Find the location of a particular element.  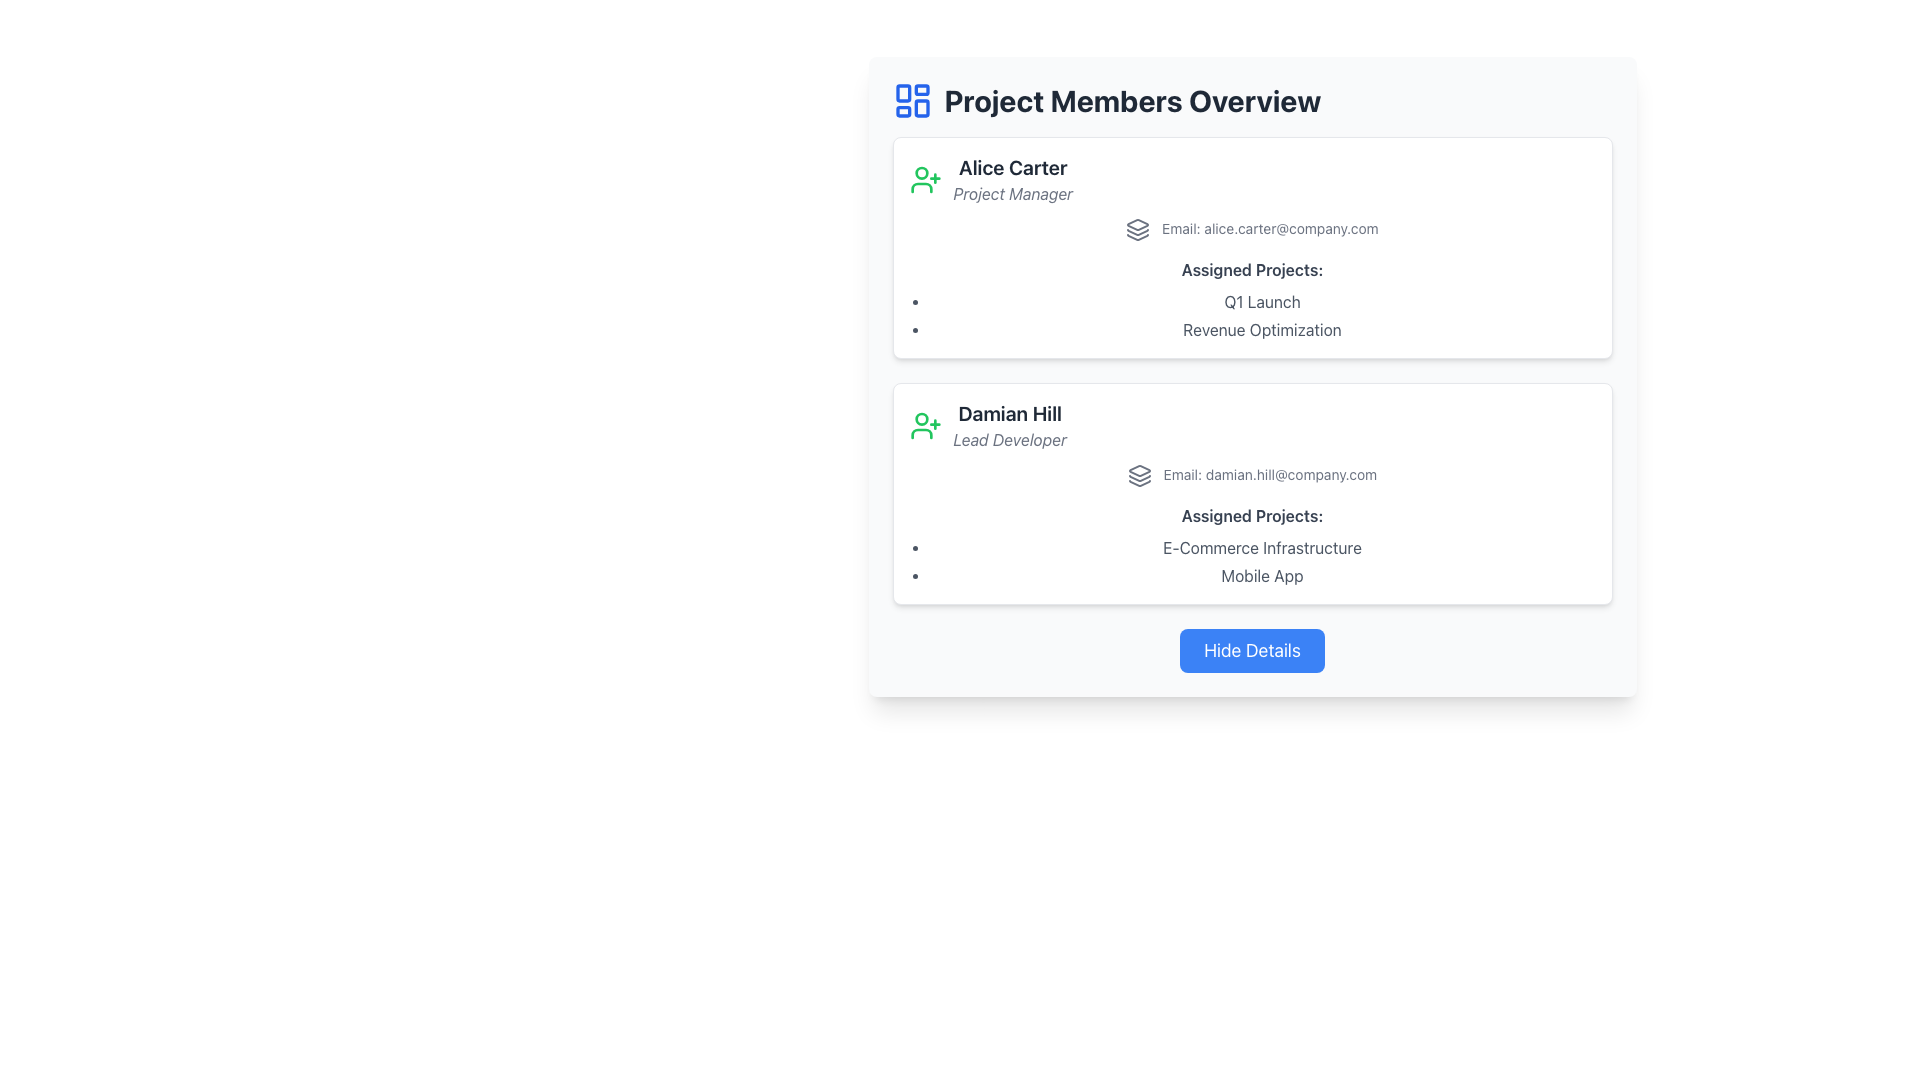

the SVG-based icon to the left of 'Damian Hill' in the second section of the list is located at coordinates (924, 424).